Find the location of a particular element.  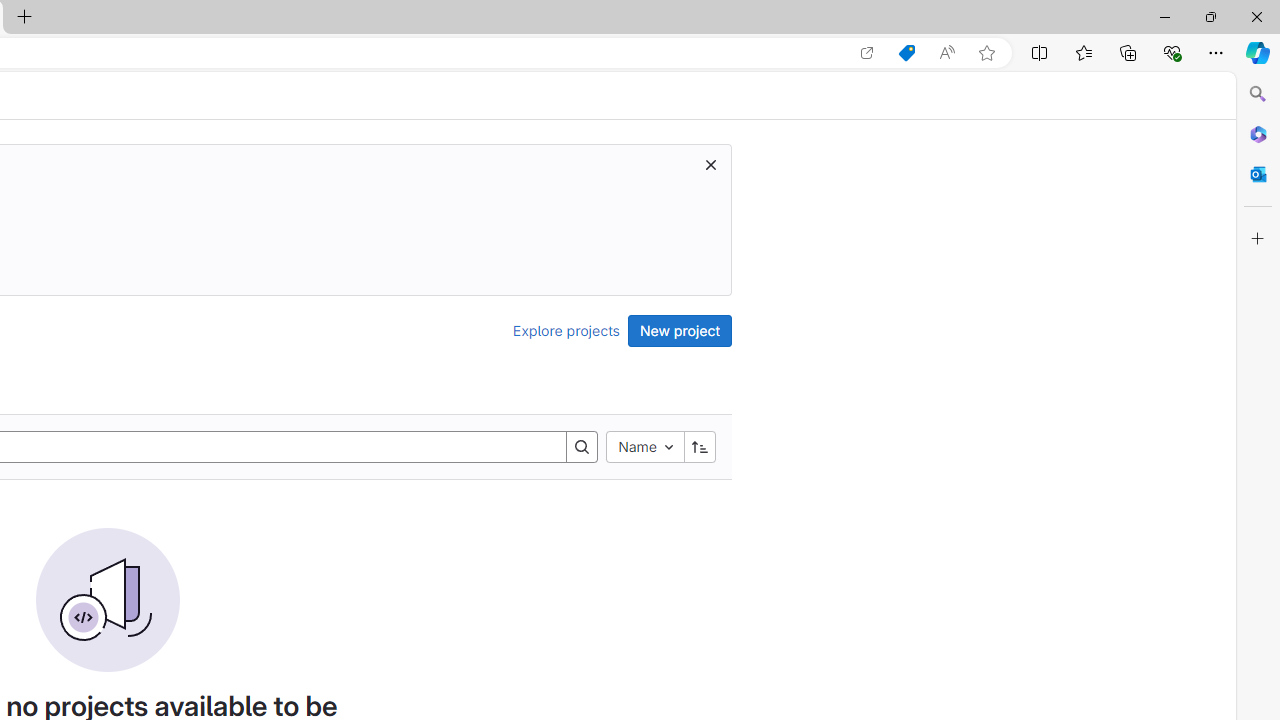

'Name' is located at coordinates (645, 445).